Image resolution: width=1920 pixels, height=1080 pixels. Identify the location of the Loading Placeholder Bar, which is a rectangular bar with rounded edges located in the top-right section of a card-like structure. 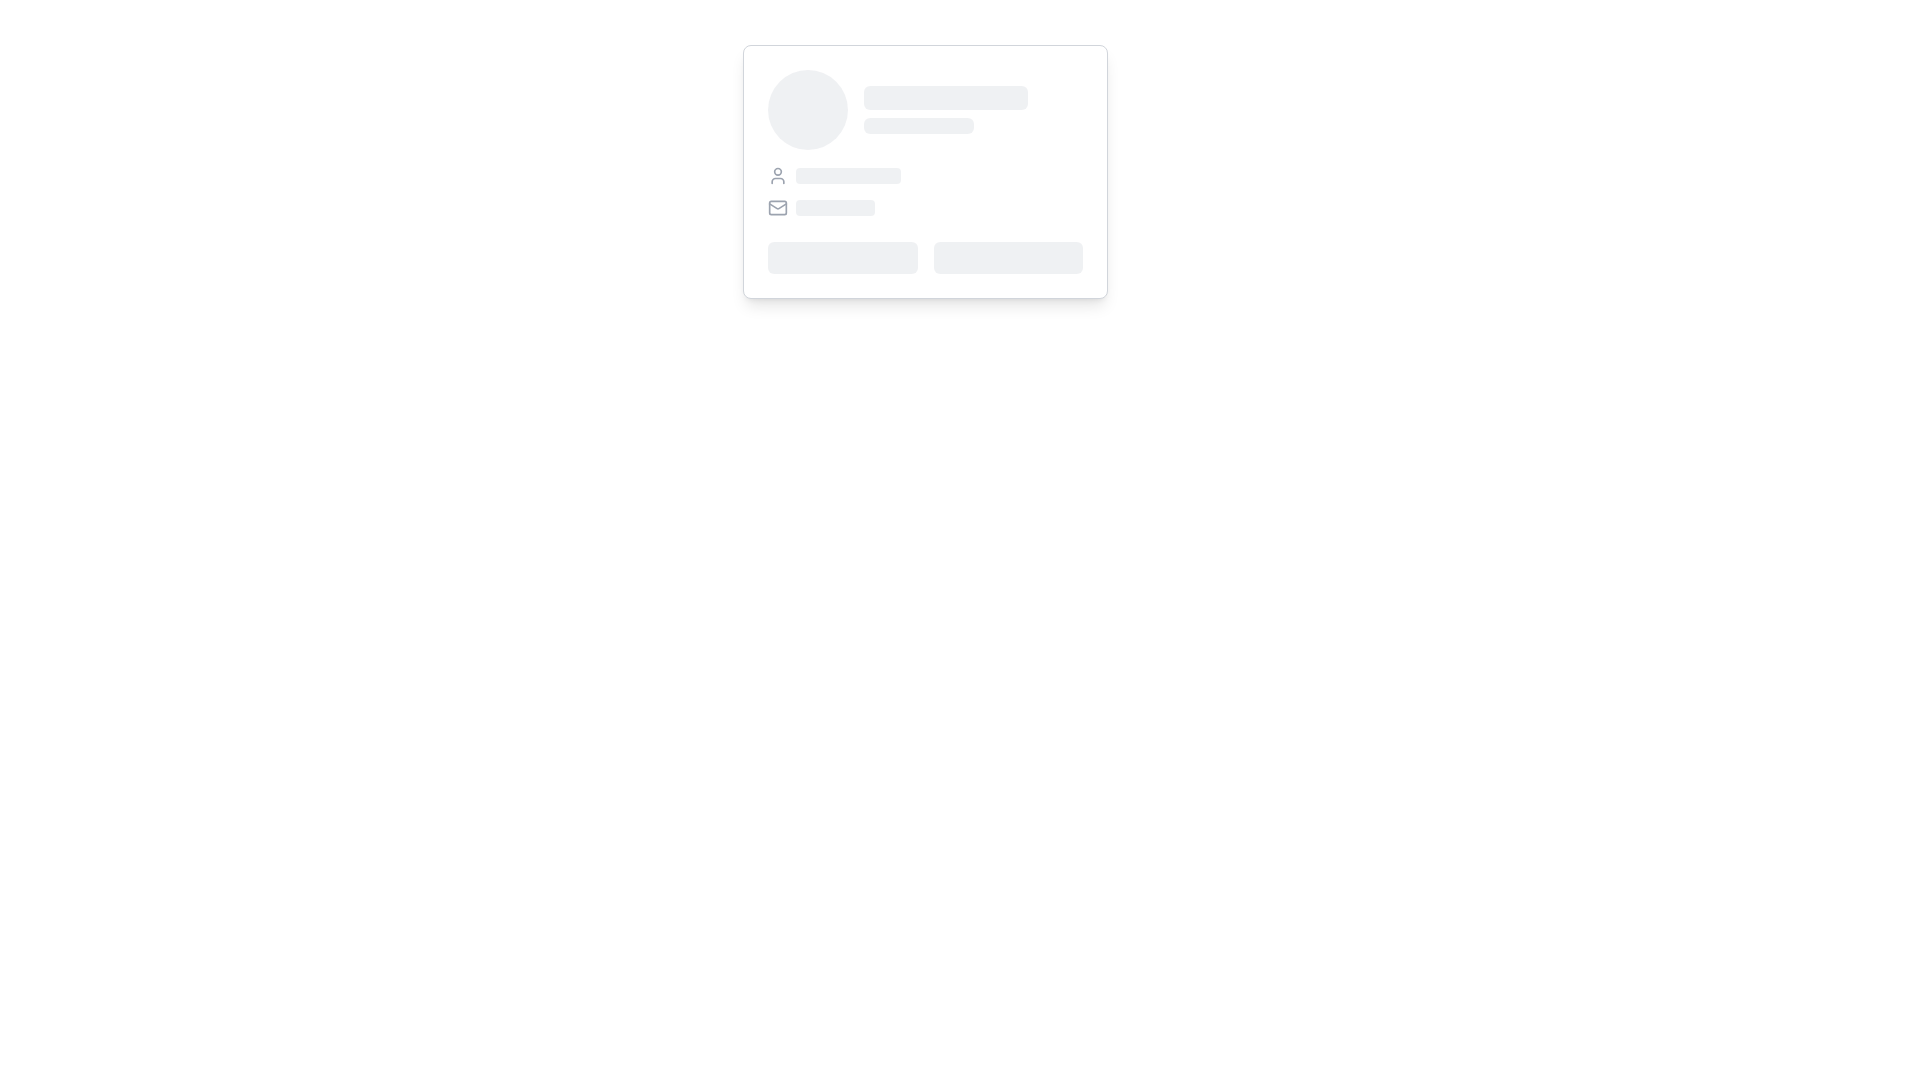
(973, 110).